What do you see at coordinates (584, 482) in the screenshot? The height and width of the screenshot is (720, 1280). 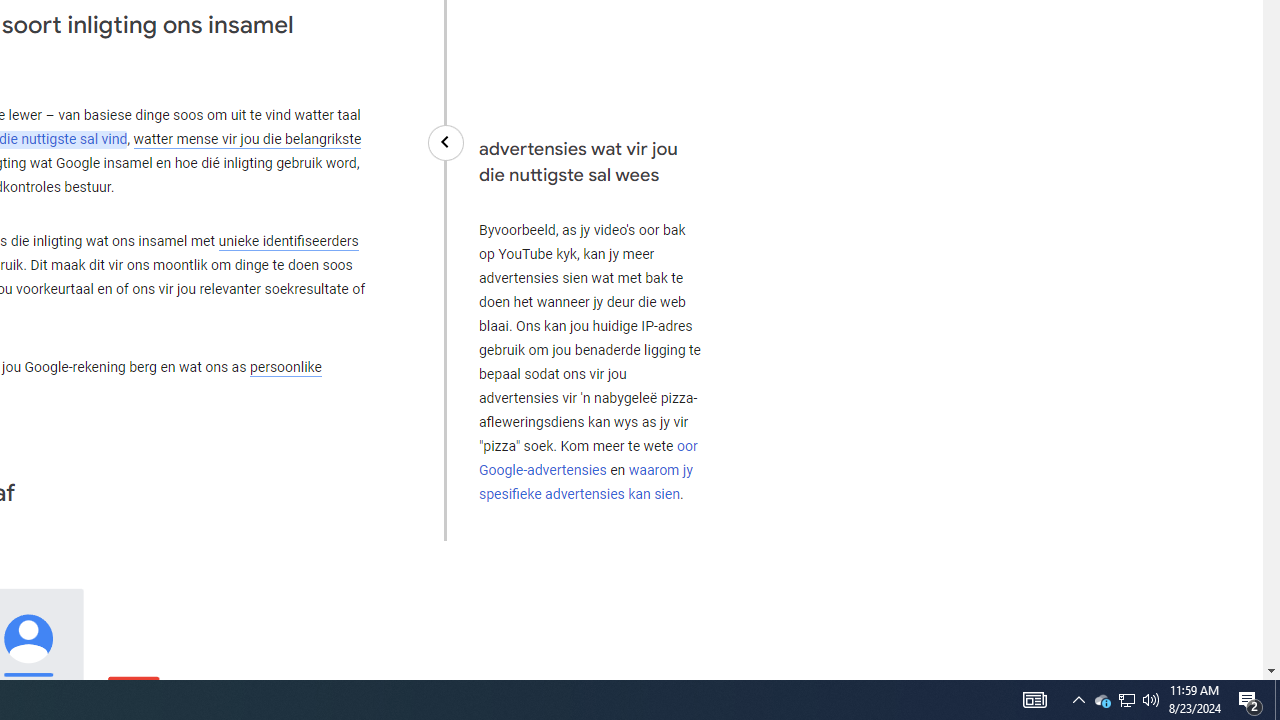 I see `'waarom jy spesifieke advertensies kan sien'` at bounding box center [584, 482].